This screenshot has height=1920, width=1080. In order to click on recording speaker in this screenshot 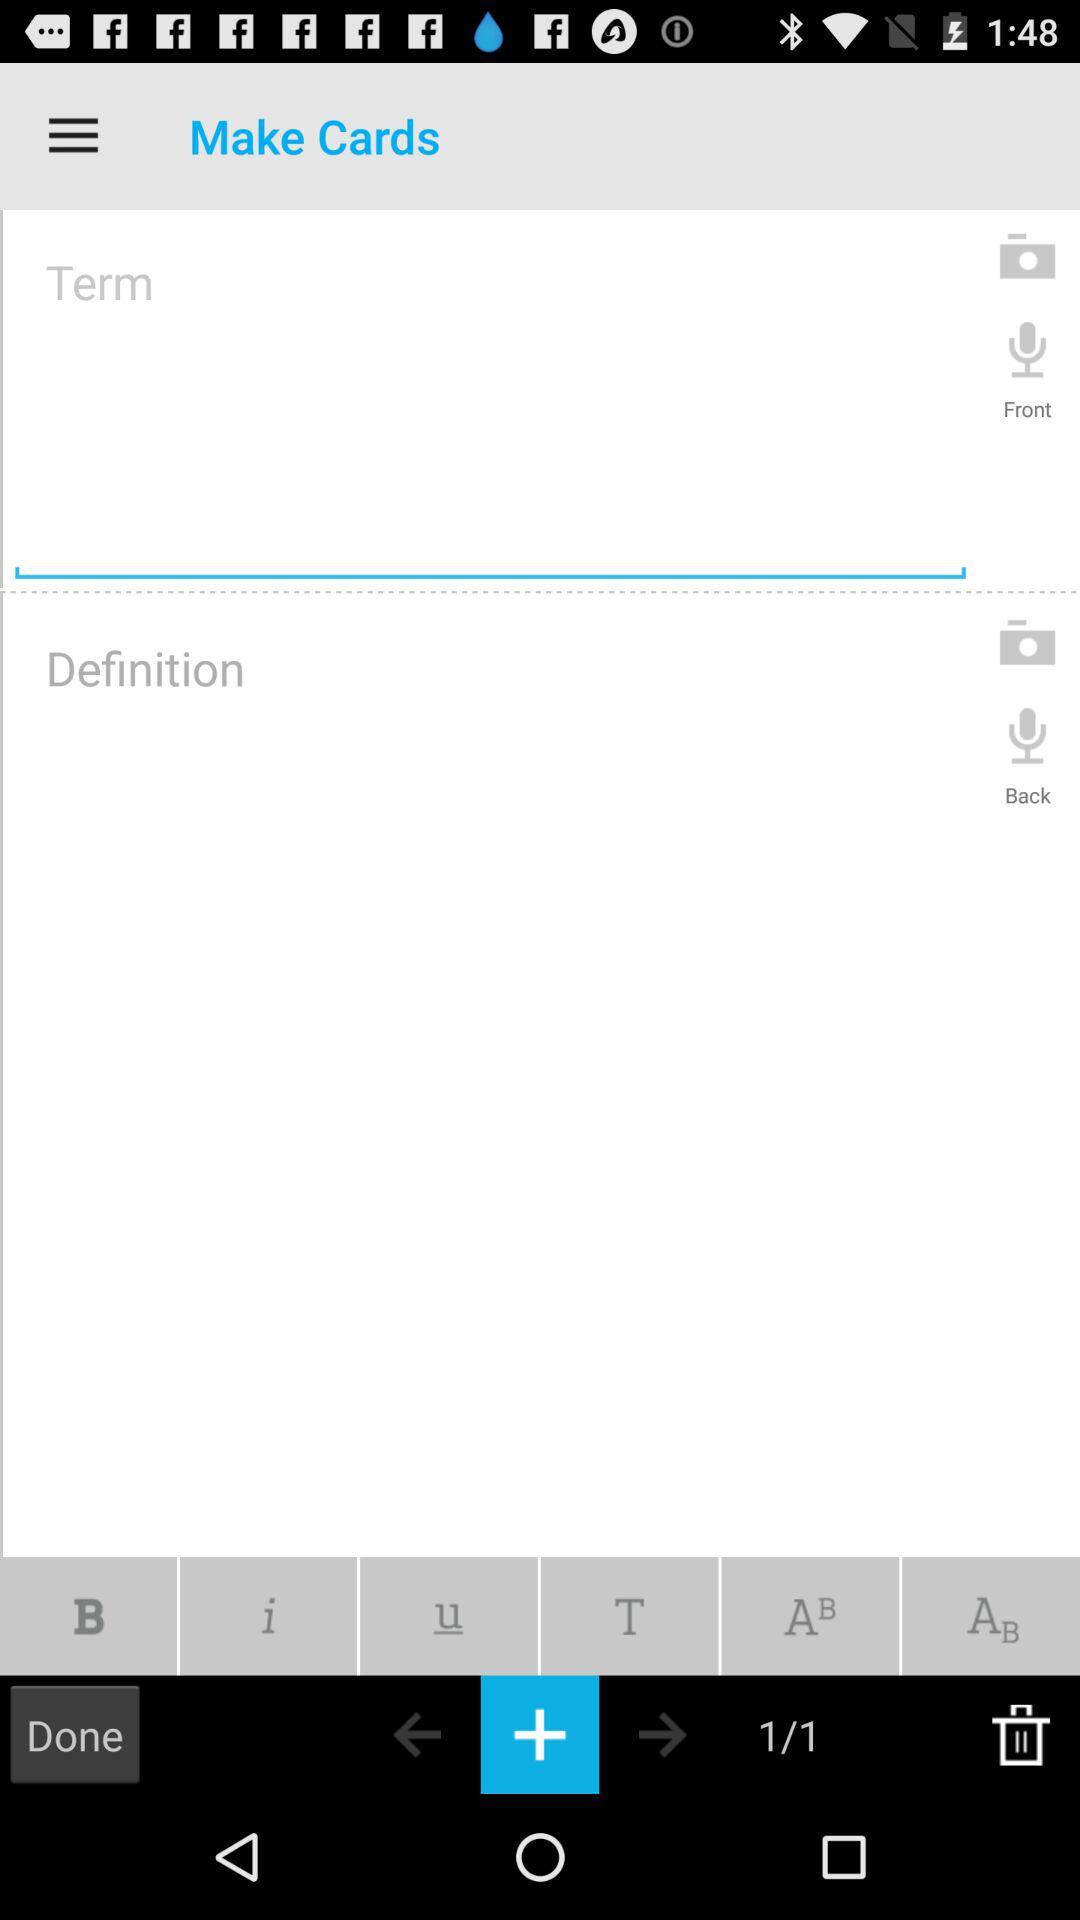, I will do `click(1027, 733)`.